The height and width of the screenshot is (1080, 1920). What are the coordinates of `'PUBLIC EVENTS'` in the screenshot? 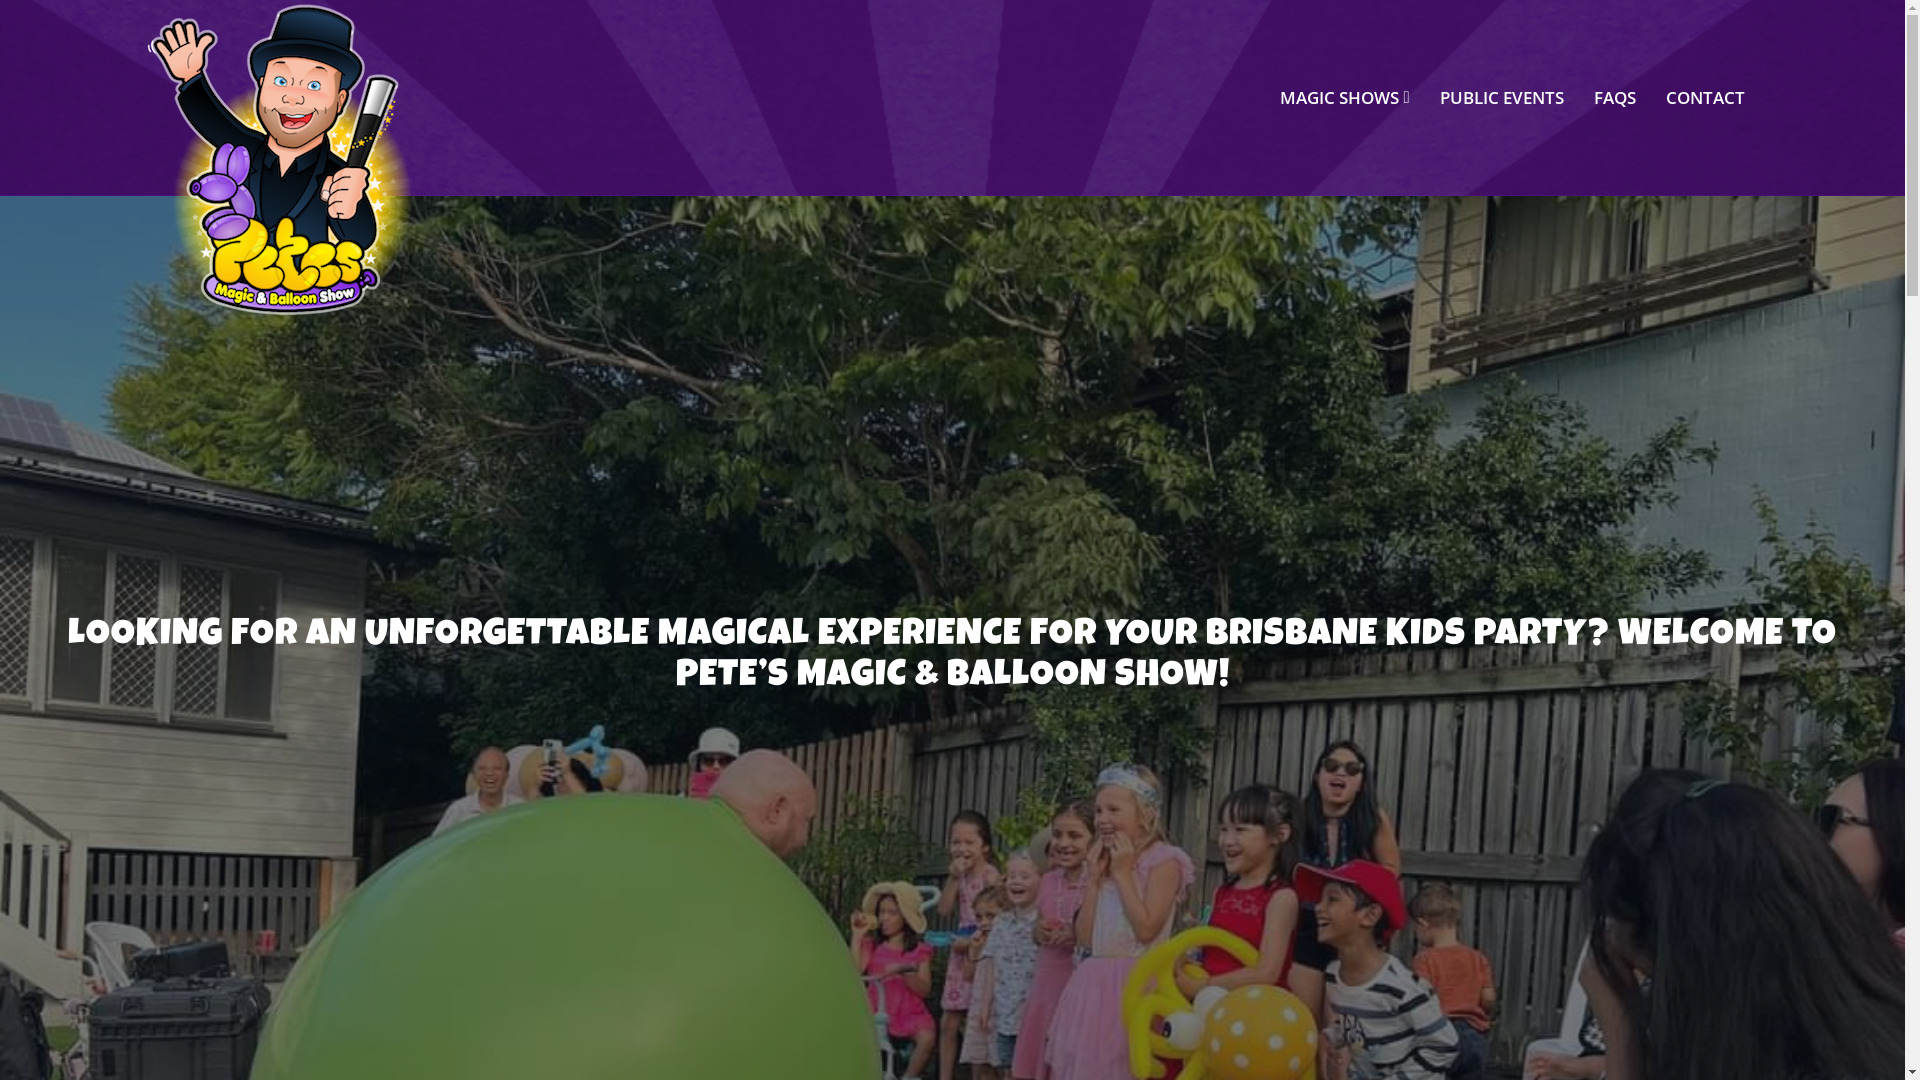 It's located at (1502, 97).